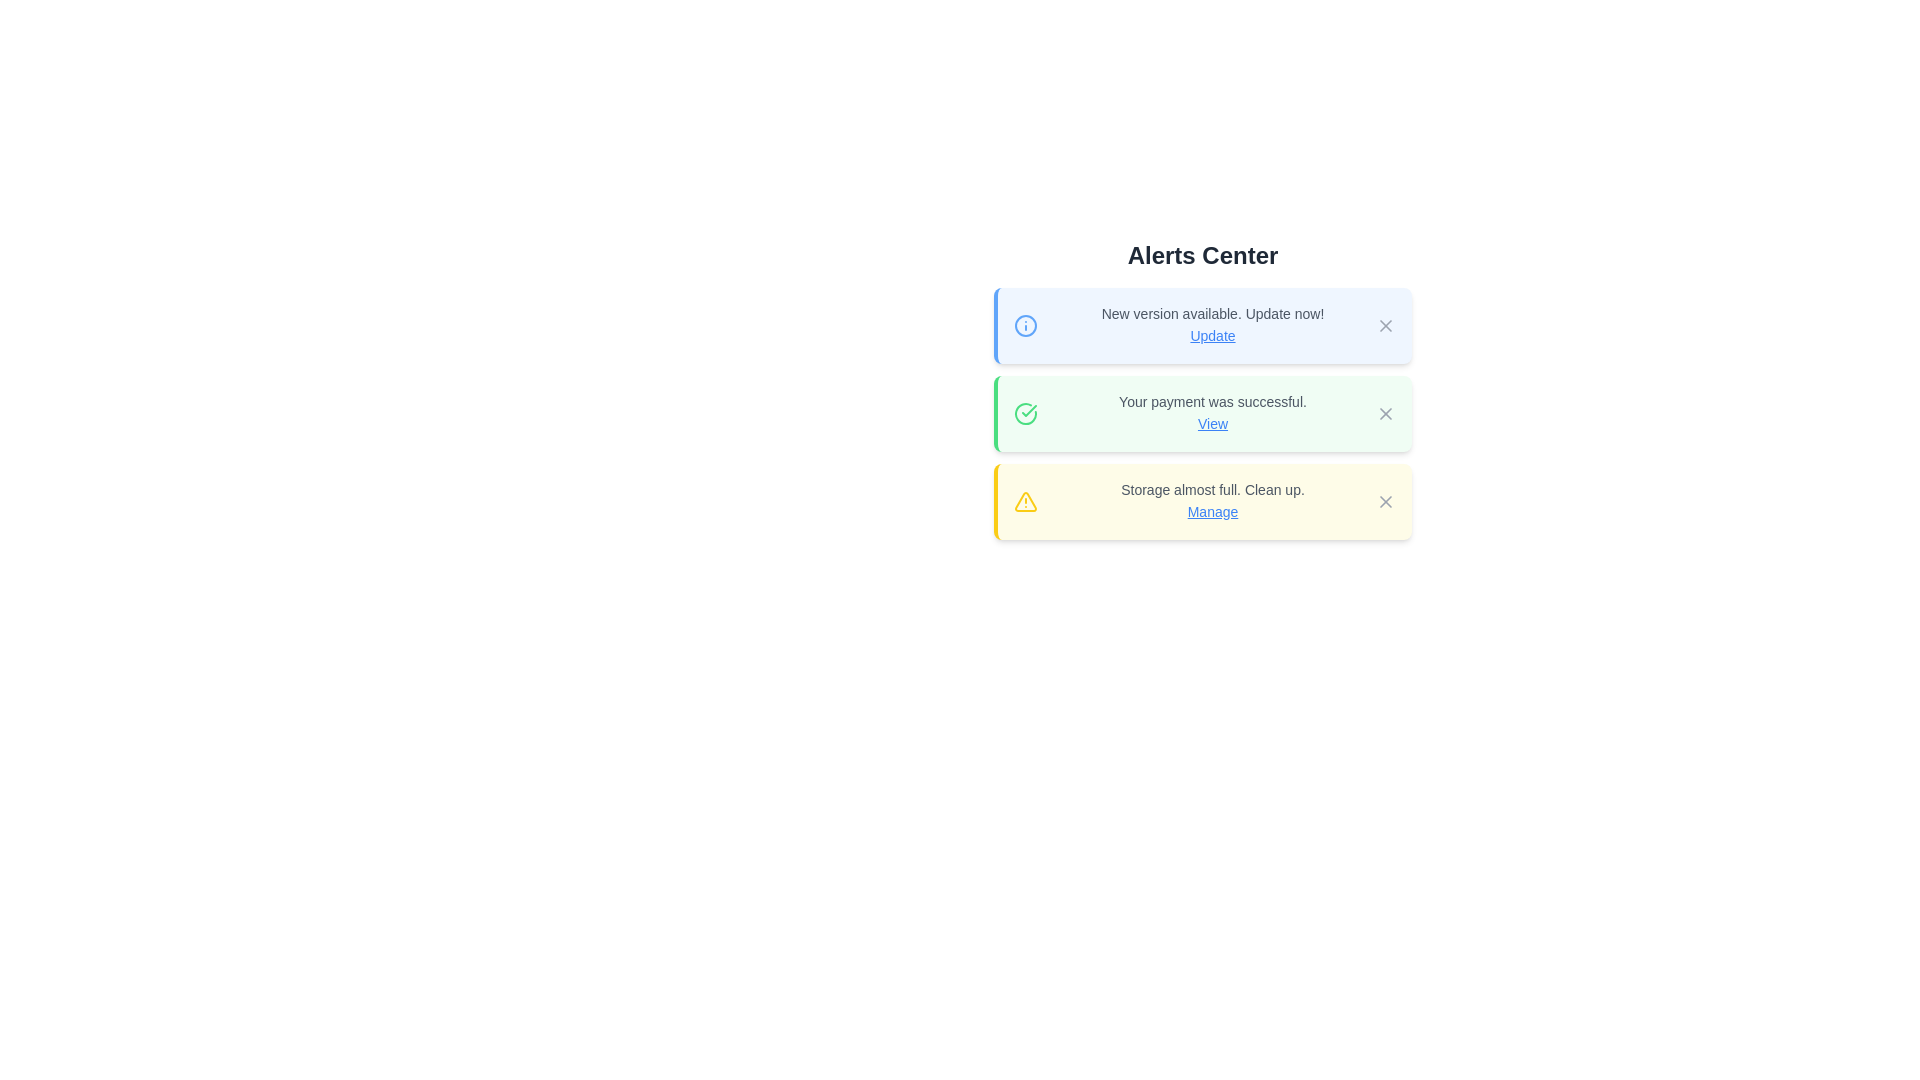 This screenshot has height=1080, width=1920. I want to click on the informational Text label that indicates the successful completion of a payment process, located in the 'Alerts Center' section, specifically the second alert item, to the left of the 'View' link, so click(1212, 401).